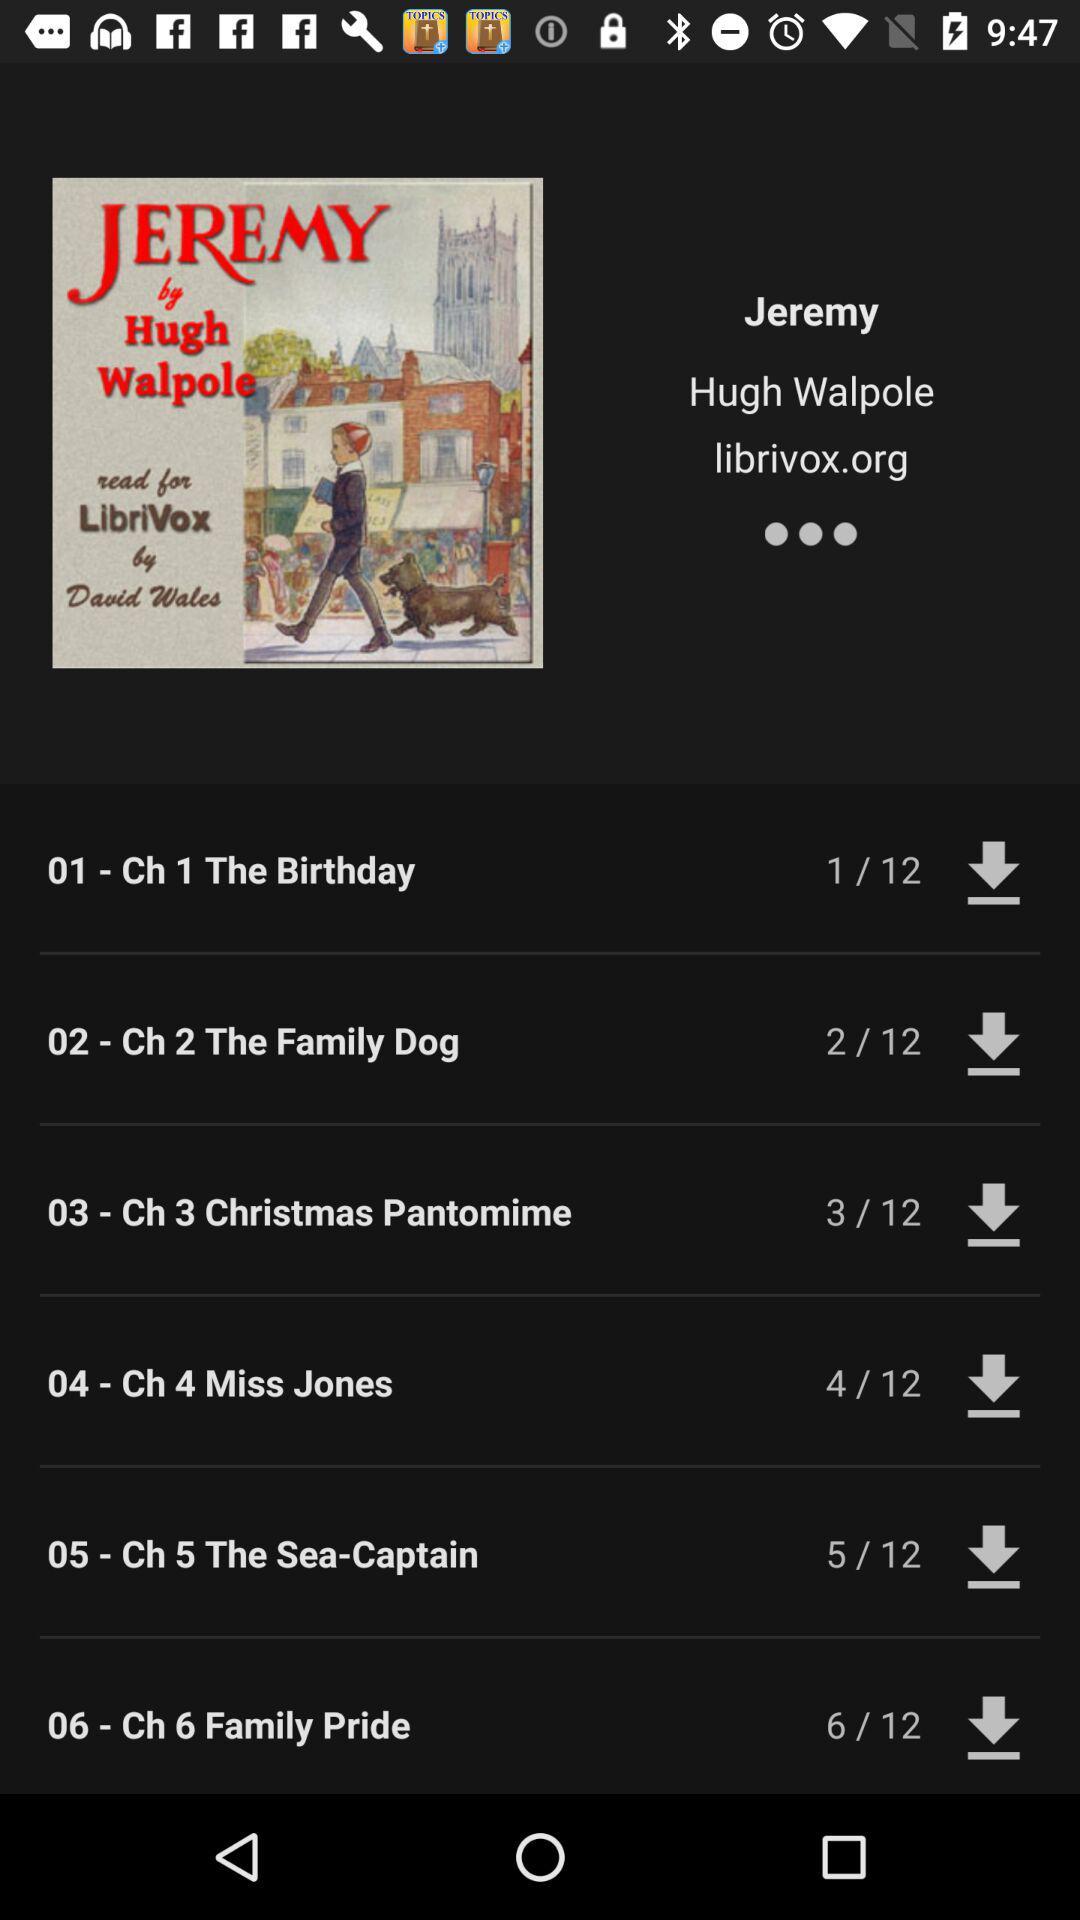 The width and height of the screenshot is (1080, 1920). Describe the element at coordinates (811, 529) in the screenshot. I see `the more icon` at that location.